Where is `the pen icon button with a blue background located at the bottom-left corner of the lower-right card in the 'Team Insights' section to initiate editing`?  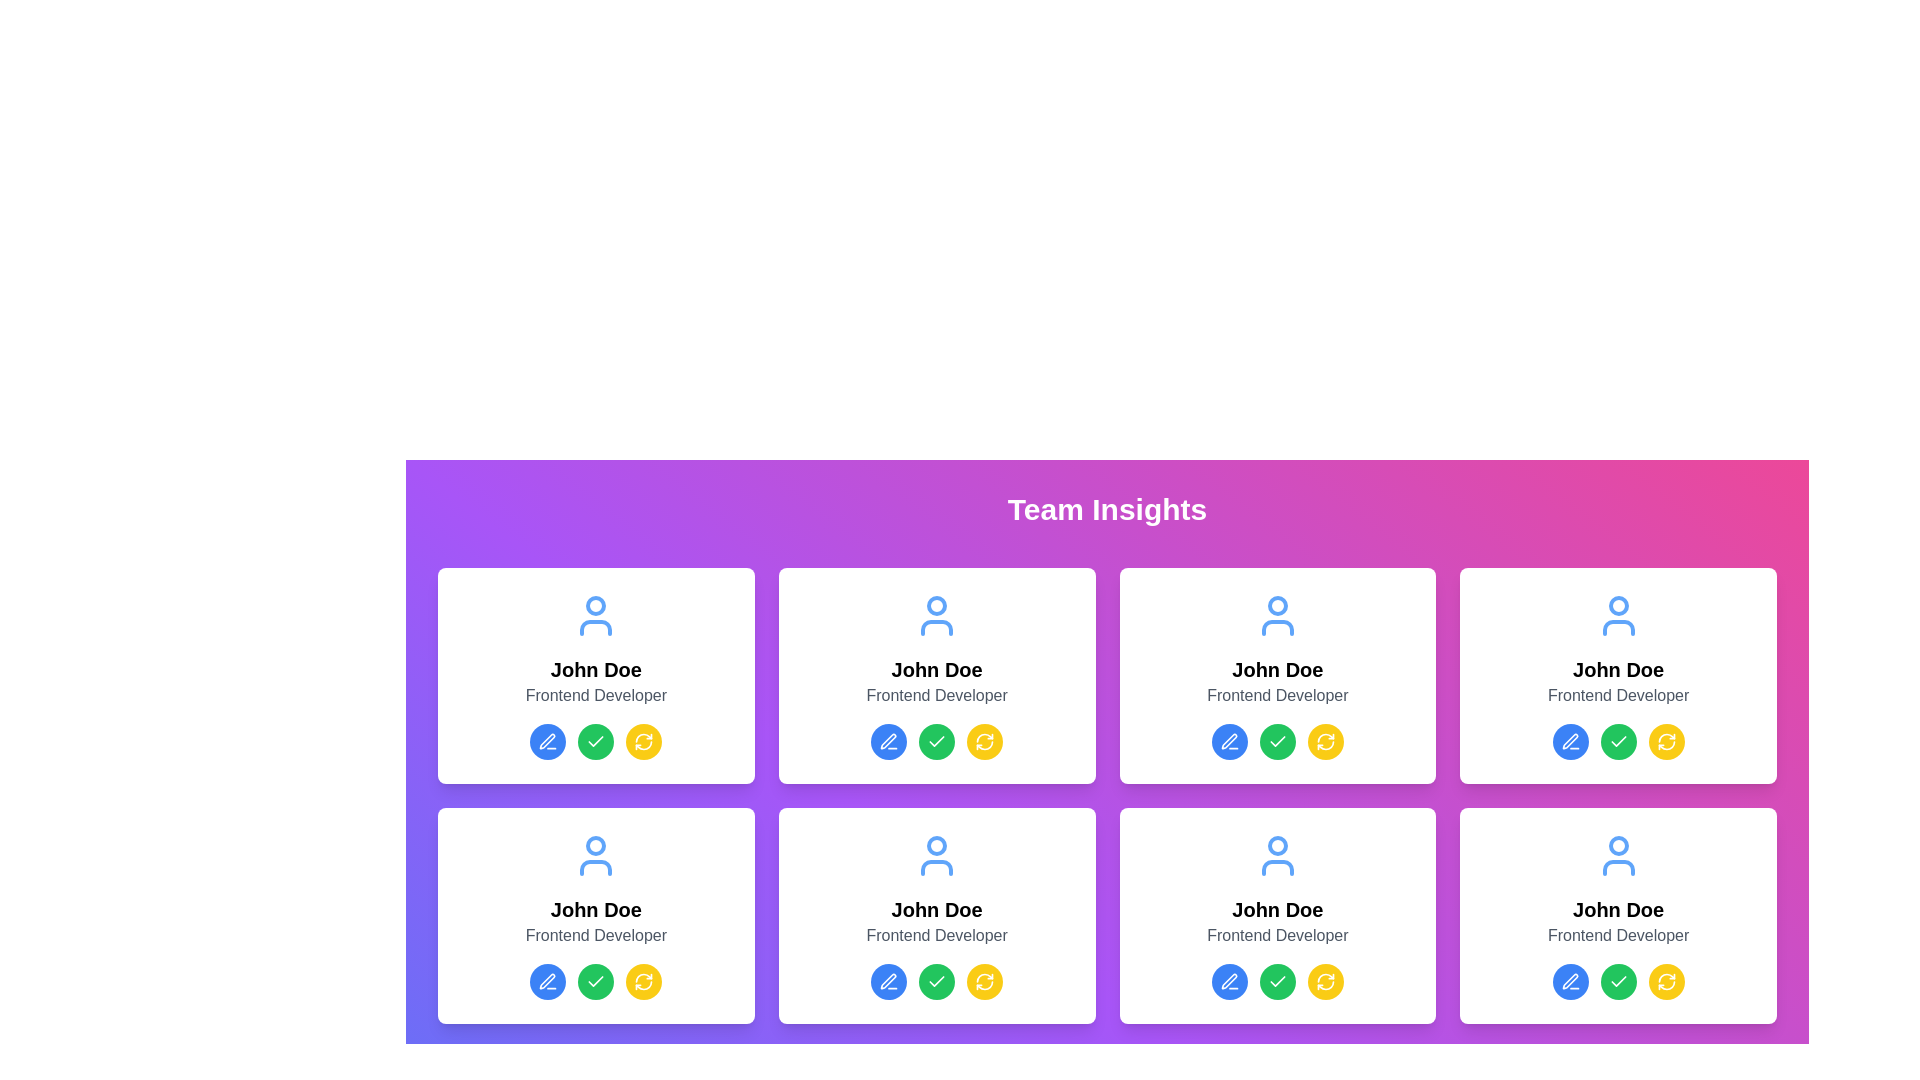
the pen icon button with a blue background located at the bottom-left corner of the lower-right card in the 'Team Insights' section to initiate editing is located at coordinates (1228, 981).